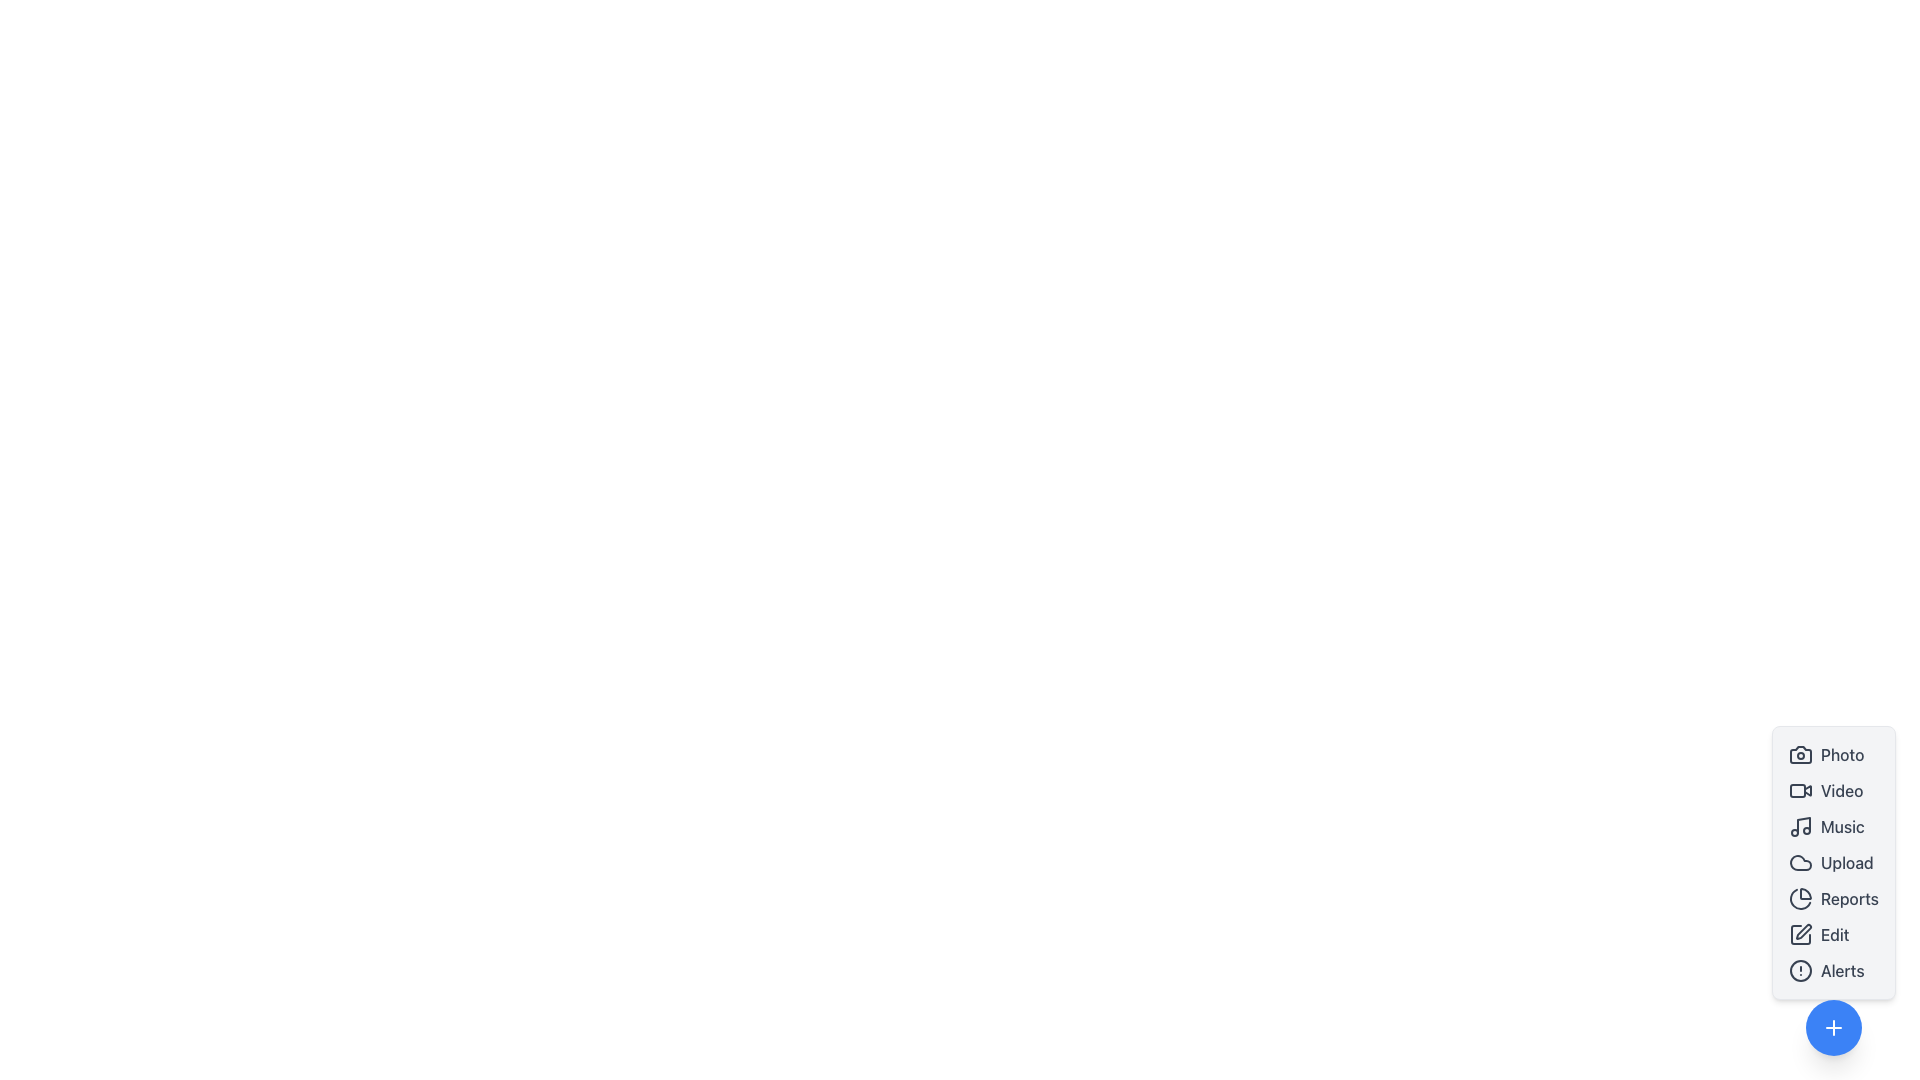 This screenshot has height=1080, width=1920. What do you see at coordinates (1835, 934) in the screenshot?
I see `'Edit' label that indicates an editing action in the vertical menu on the right side of the interface` at bounding box center [1835, 934].